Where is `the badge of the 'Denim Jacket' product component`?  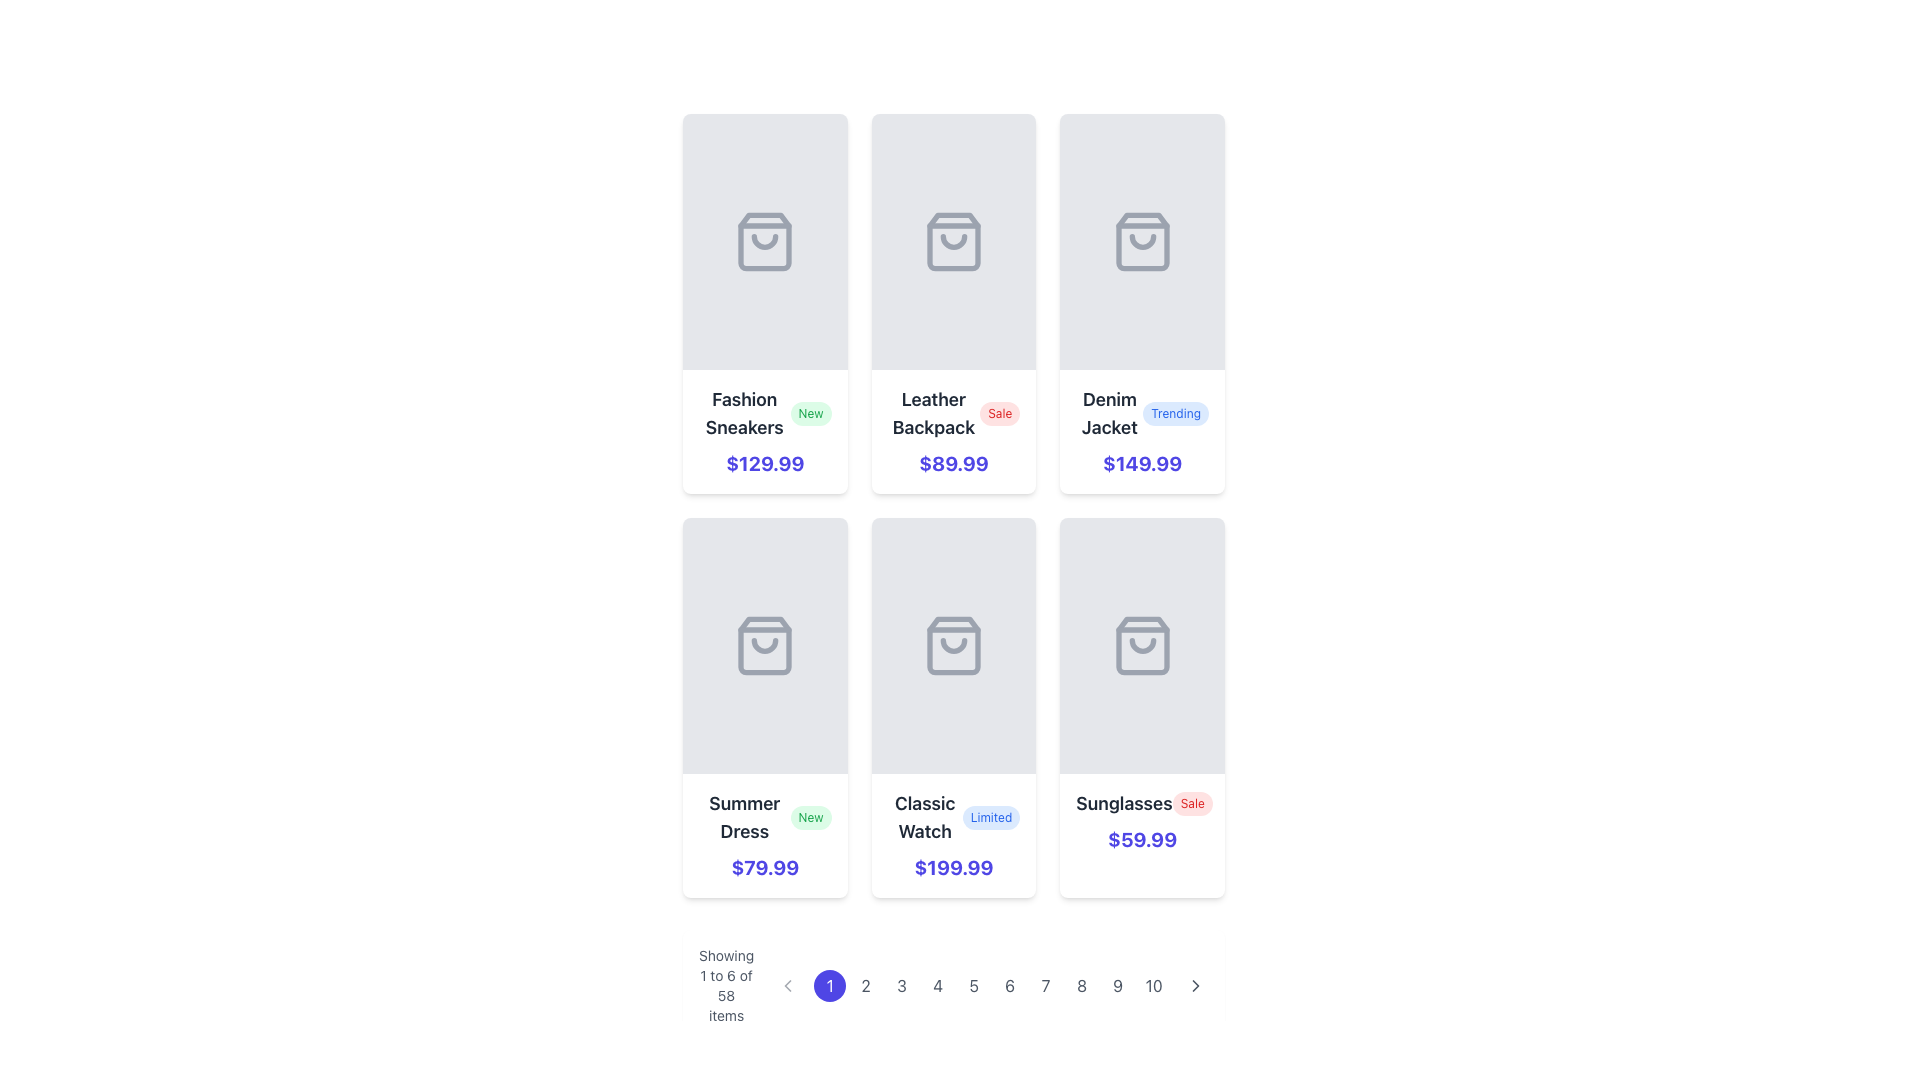 the badge of the 'Denim Jacket' product component is located at coordinates (1142, 412).